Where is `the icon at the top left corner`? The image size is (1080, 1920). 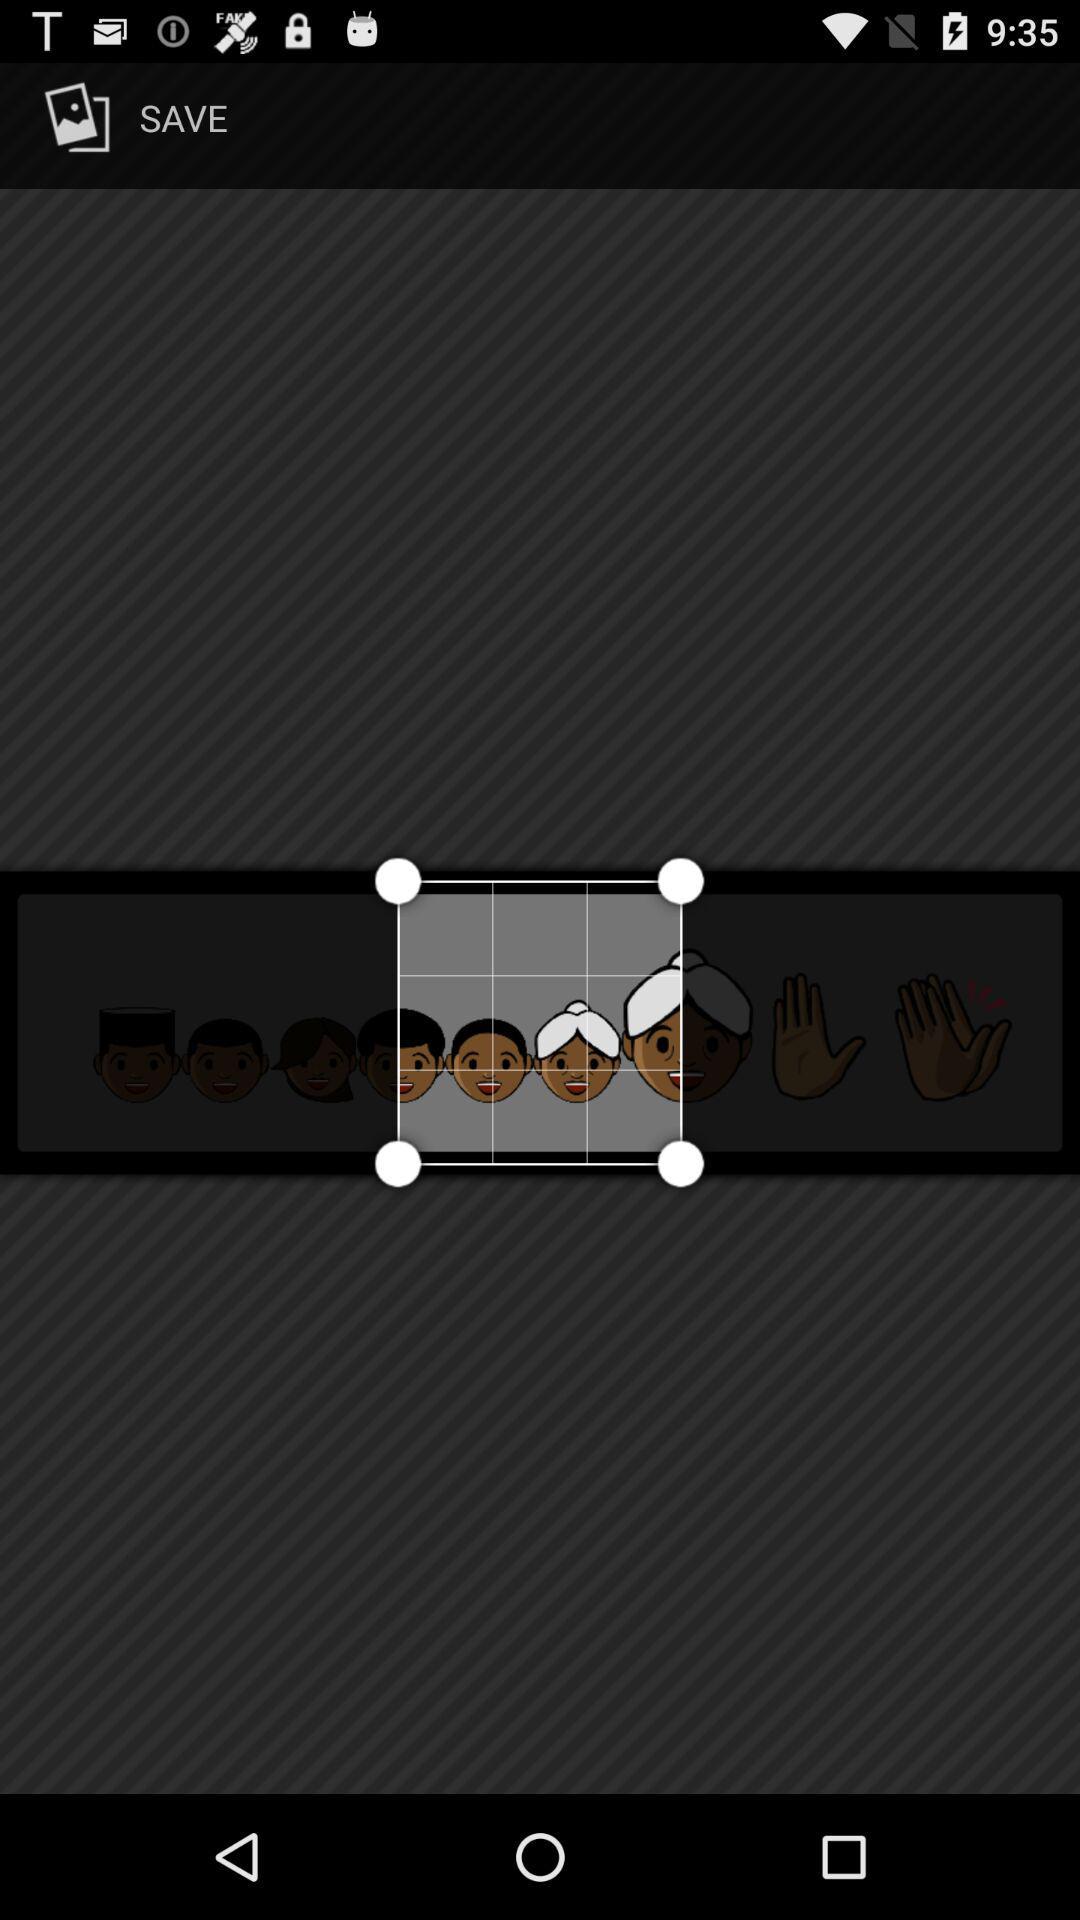 the icon at the top left corner is located at coordinates (132, 124).